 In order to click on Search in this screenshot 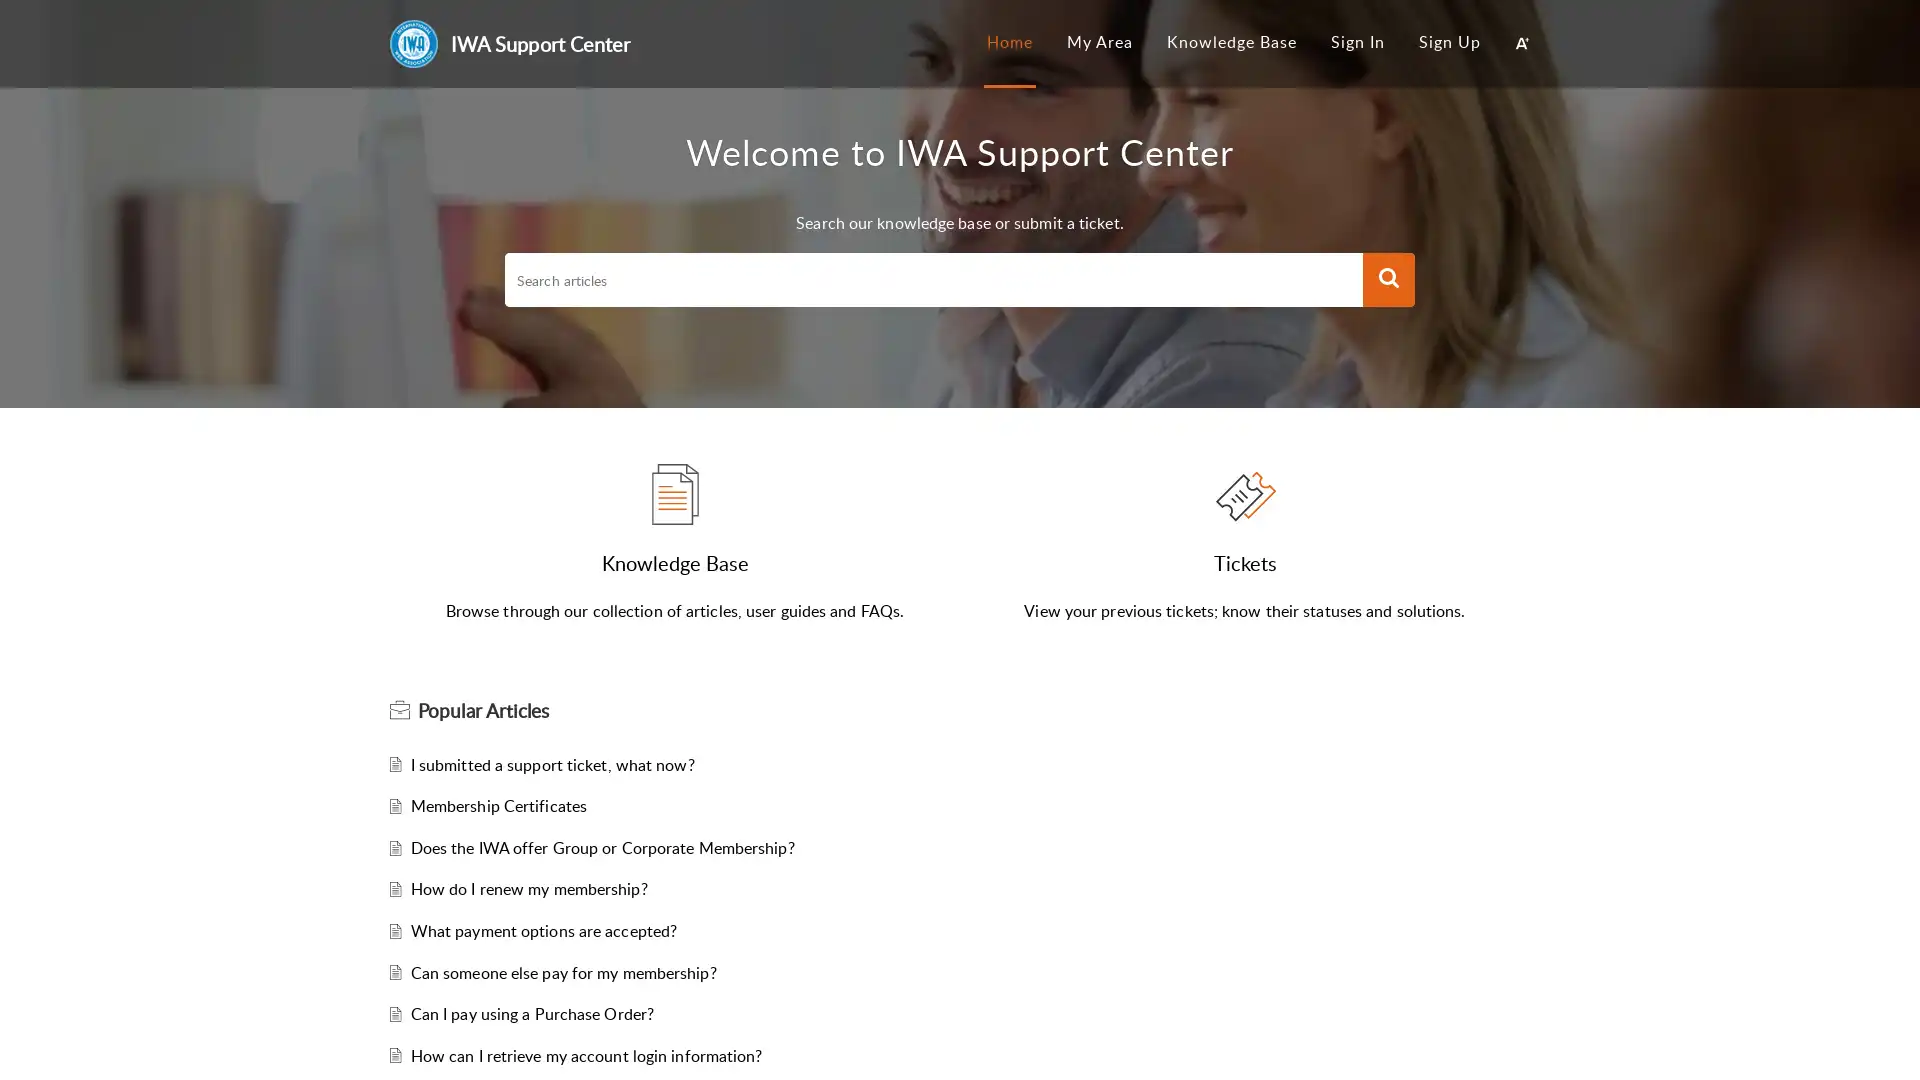, I will do `click(1387, 279)`.